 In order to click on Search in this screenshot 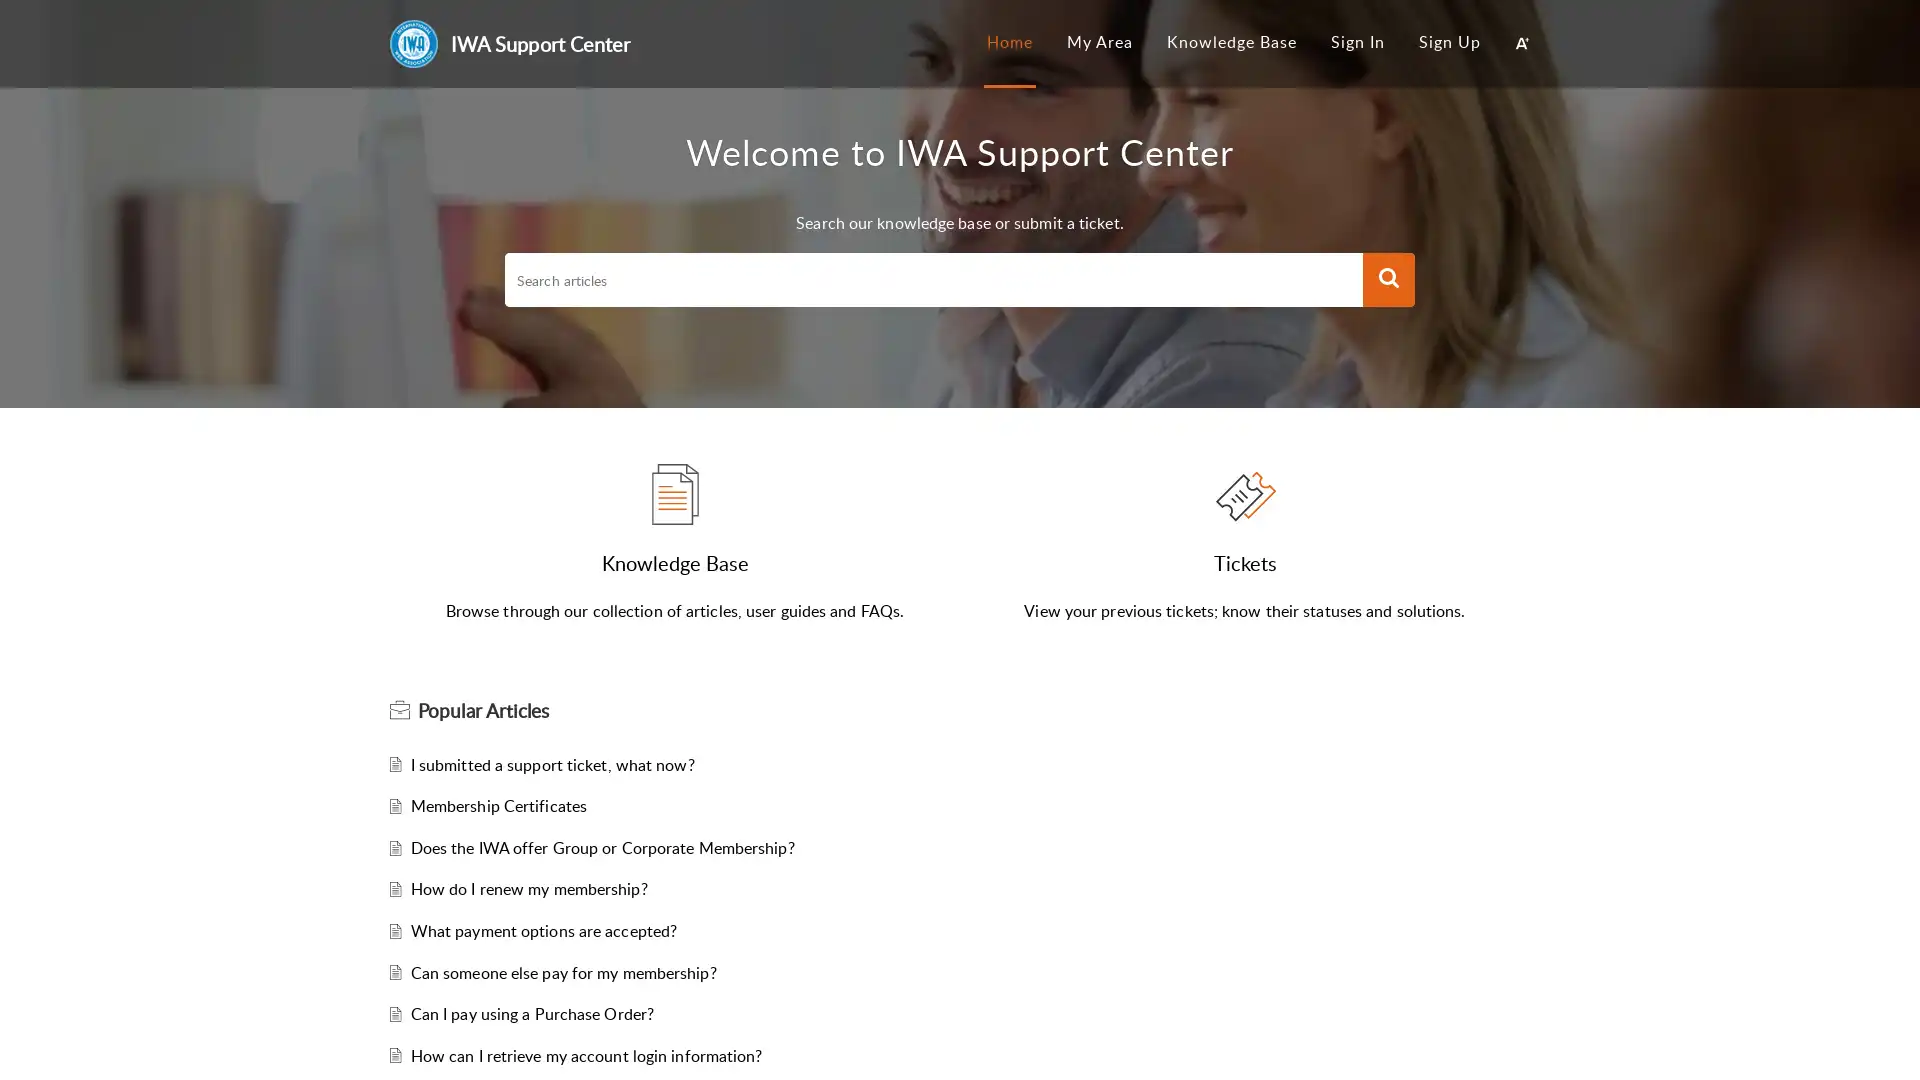, I will do `click(1387, 279)`.